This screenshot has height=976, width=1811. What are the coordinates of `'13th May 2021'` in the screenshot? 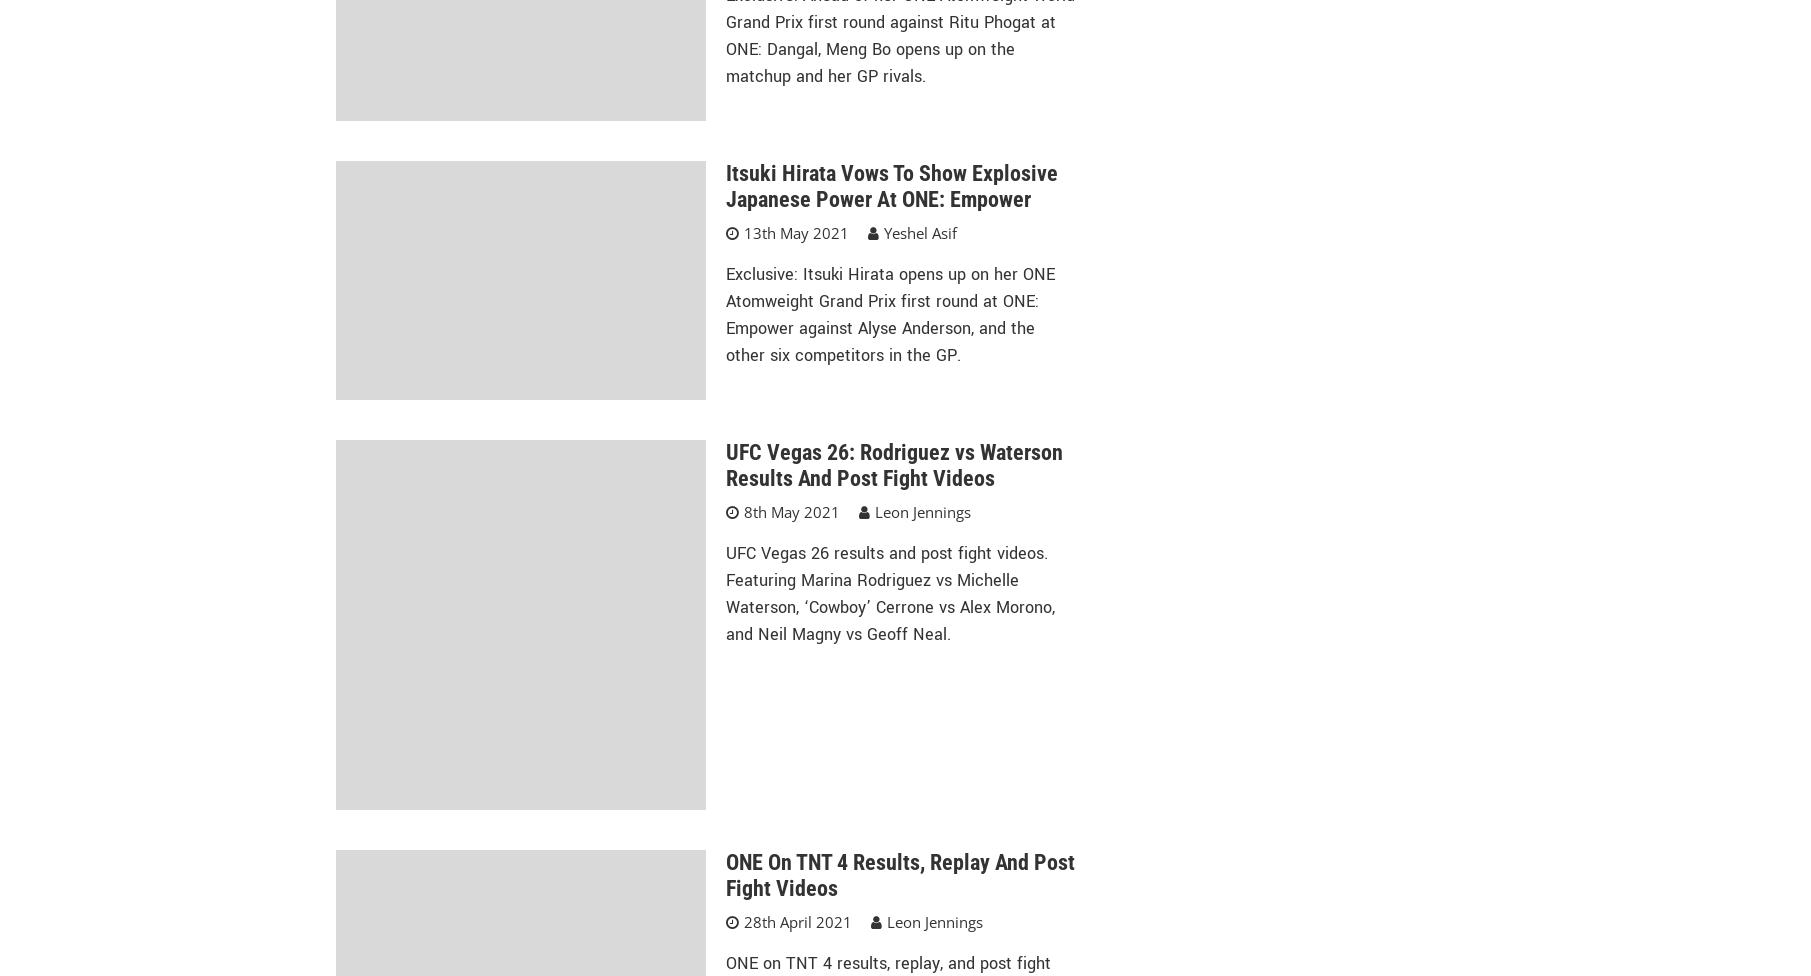 It's located at (794, 230).